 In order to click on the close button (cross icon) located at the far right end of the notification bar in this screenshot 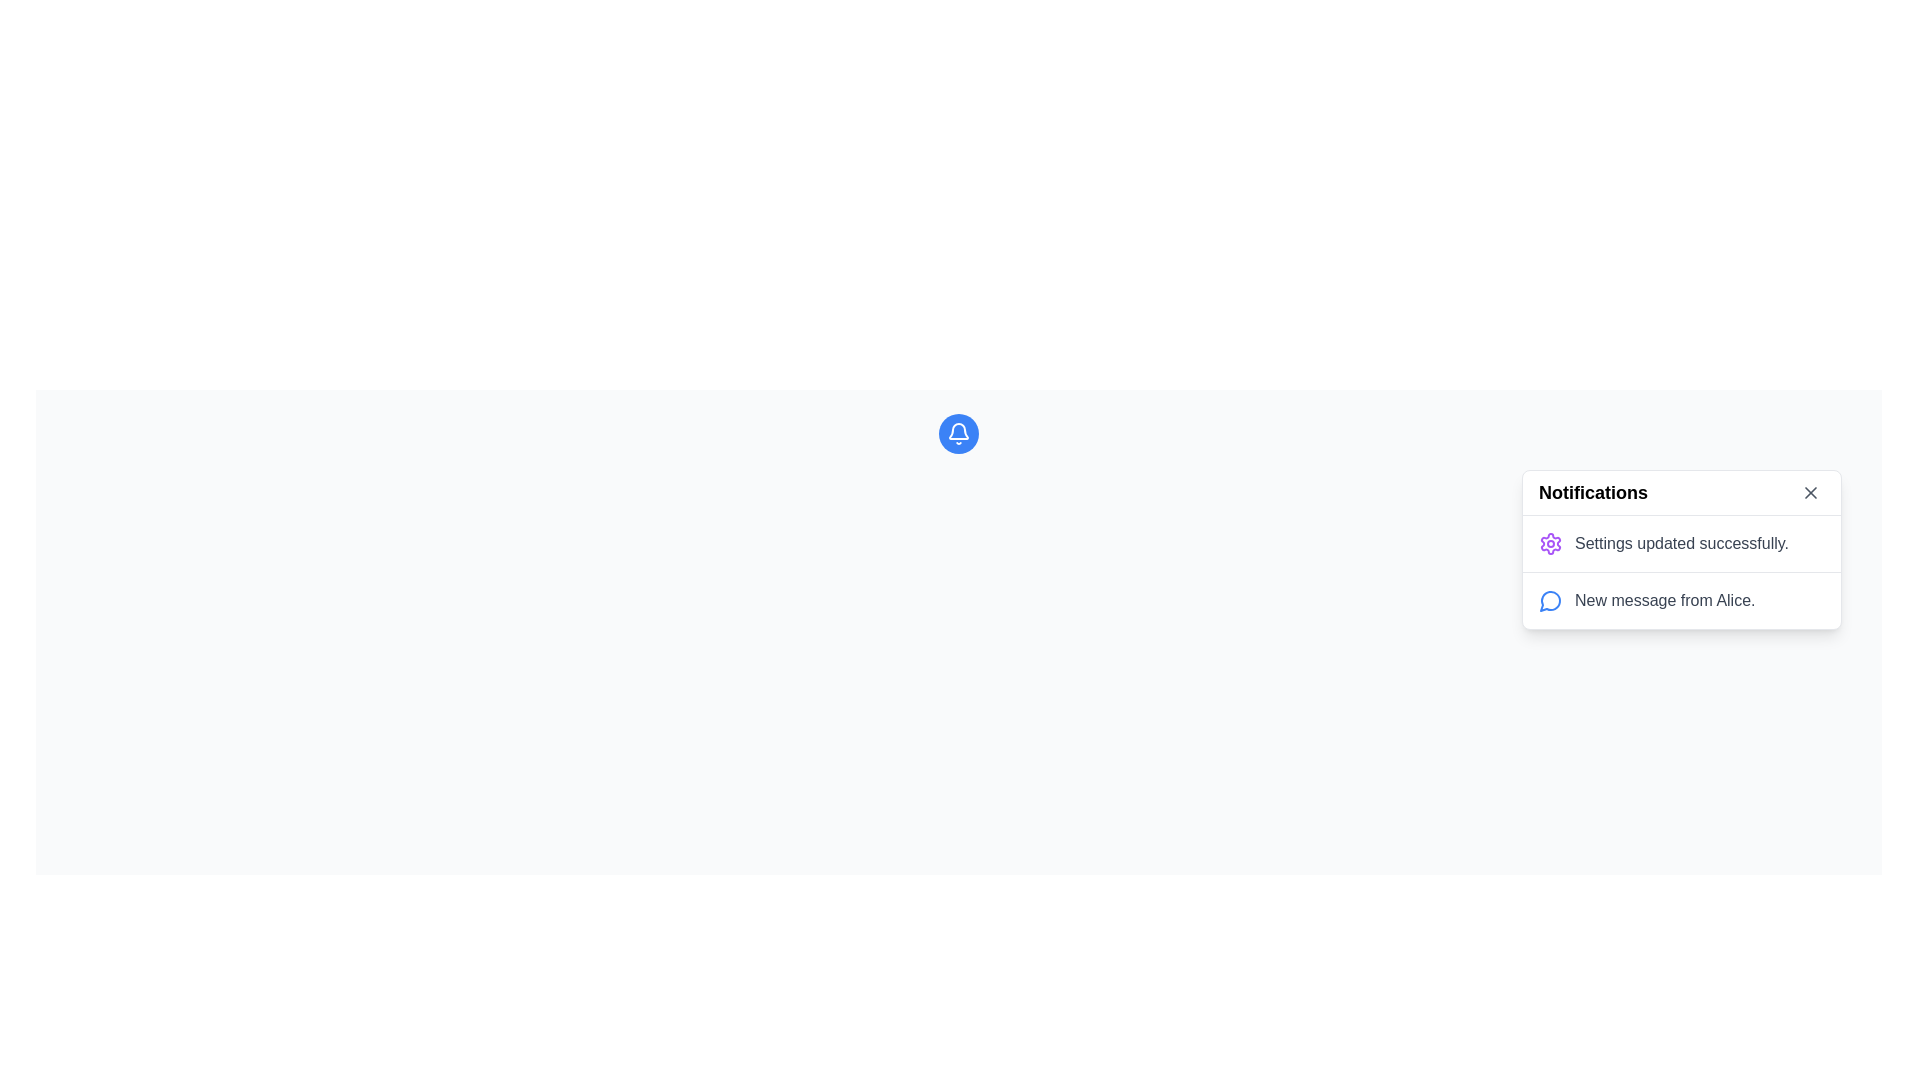, I will do `click(1810, 493)`.